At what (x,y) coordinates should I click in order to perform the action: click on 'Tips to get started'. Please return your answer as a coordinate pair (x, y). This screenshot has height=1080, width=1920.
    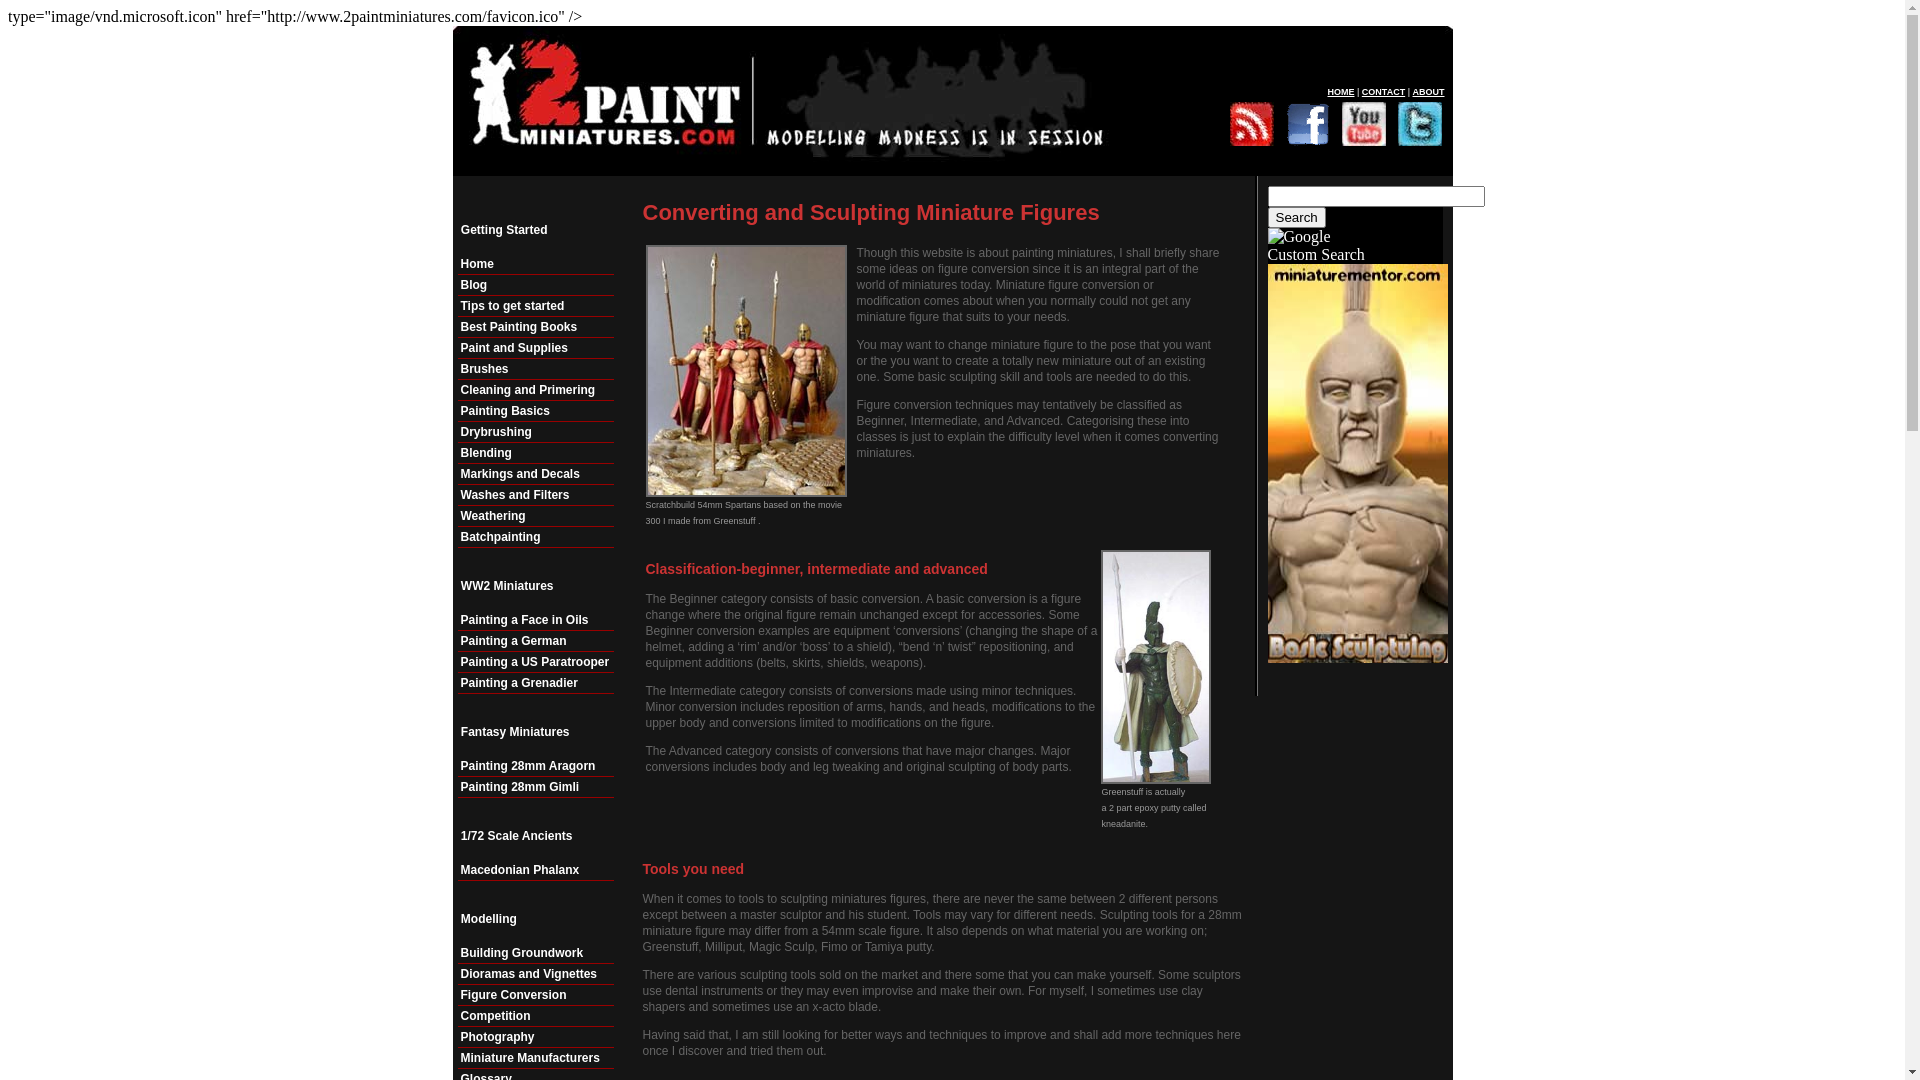
    Looking at the image, I should click on (536, 306).